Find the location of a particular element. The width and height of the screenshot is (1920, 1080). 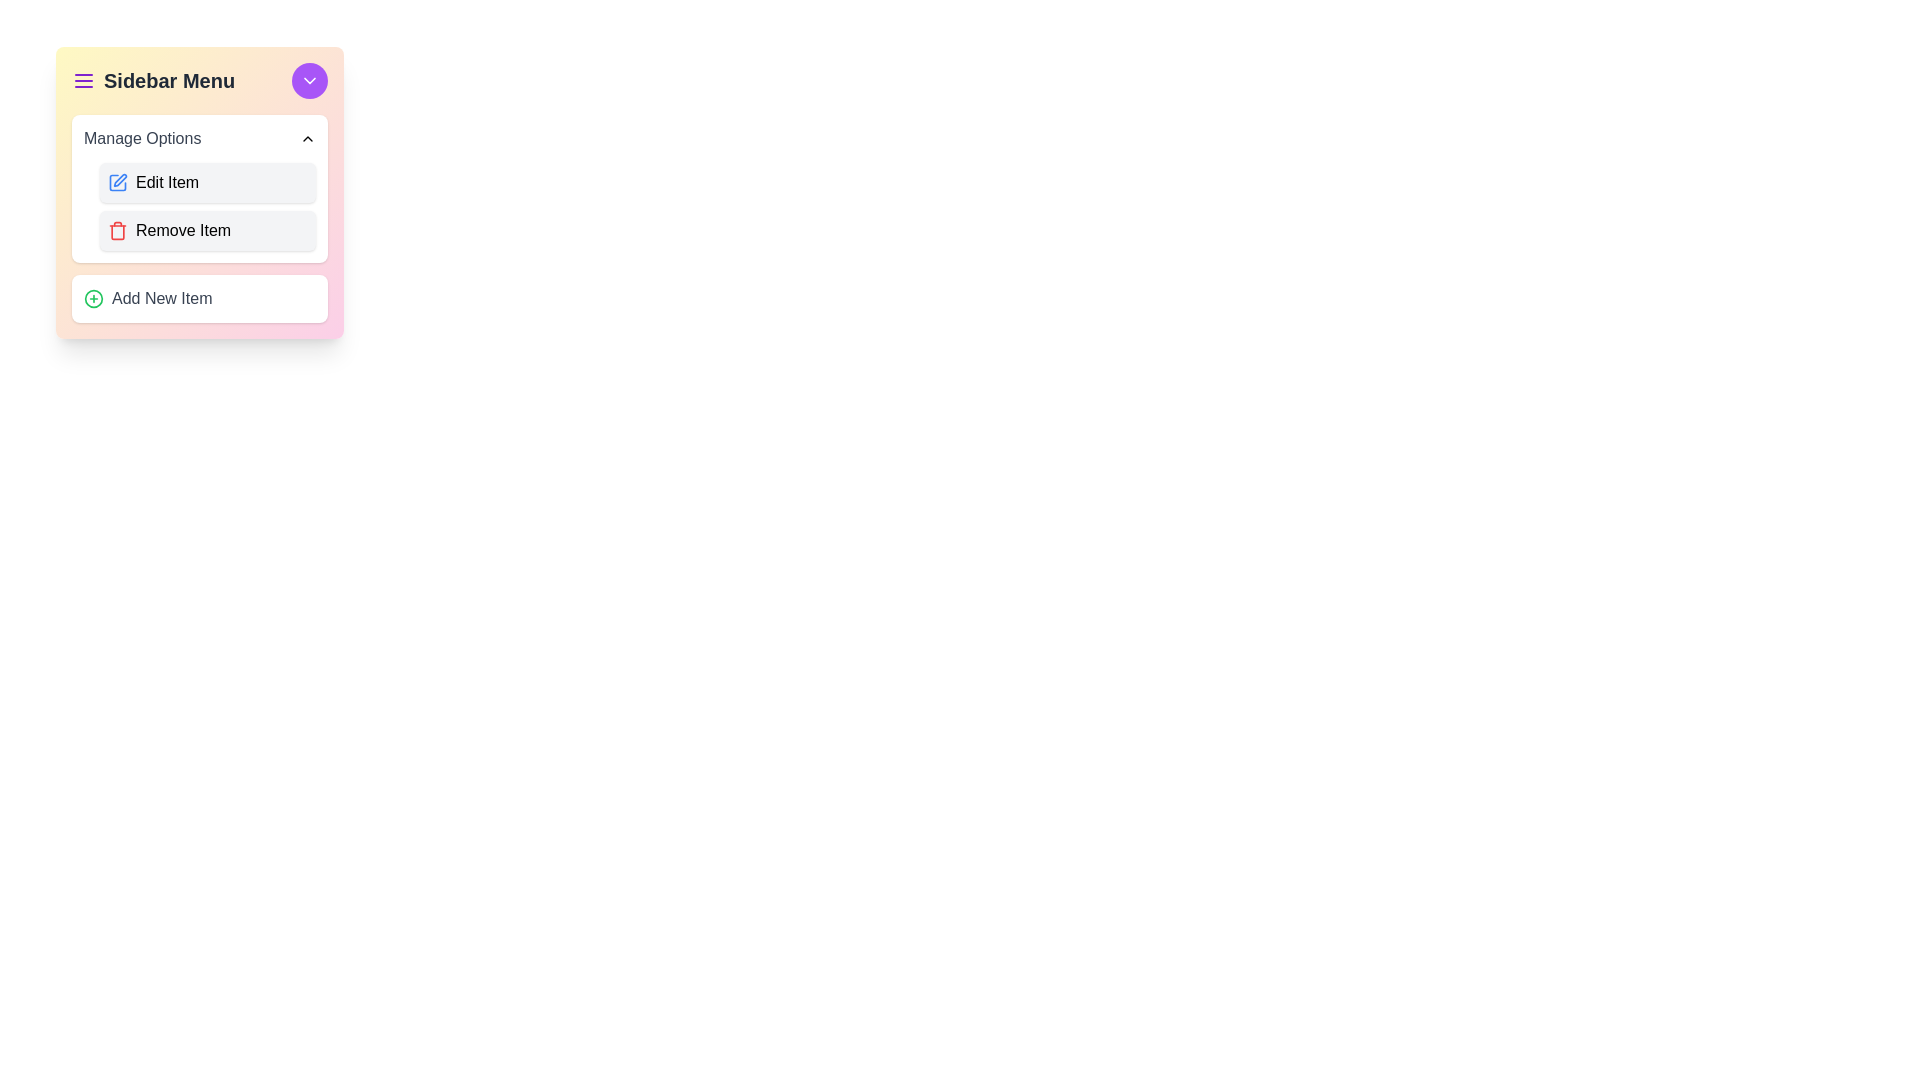

the circular button with a purple background and a white chevron icon pointing upwards in the upper-right corner of the Sidebar Menu is located at coordinates (309, 80).